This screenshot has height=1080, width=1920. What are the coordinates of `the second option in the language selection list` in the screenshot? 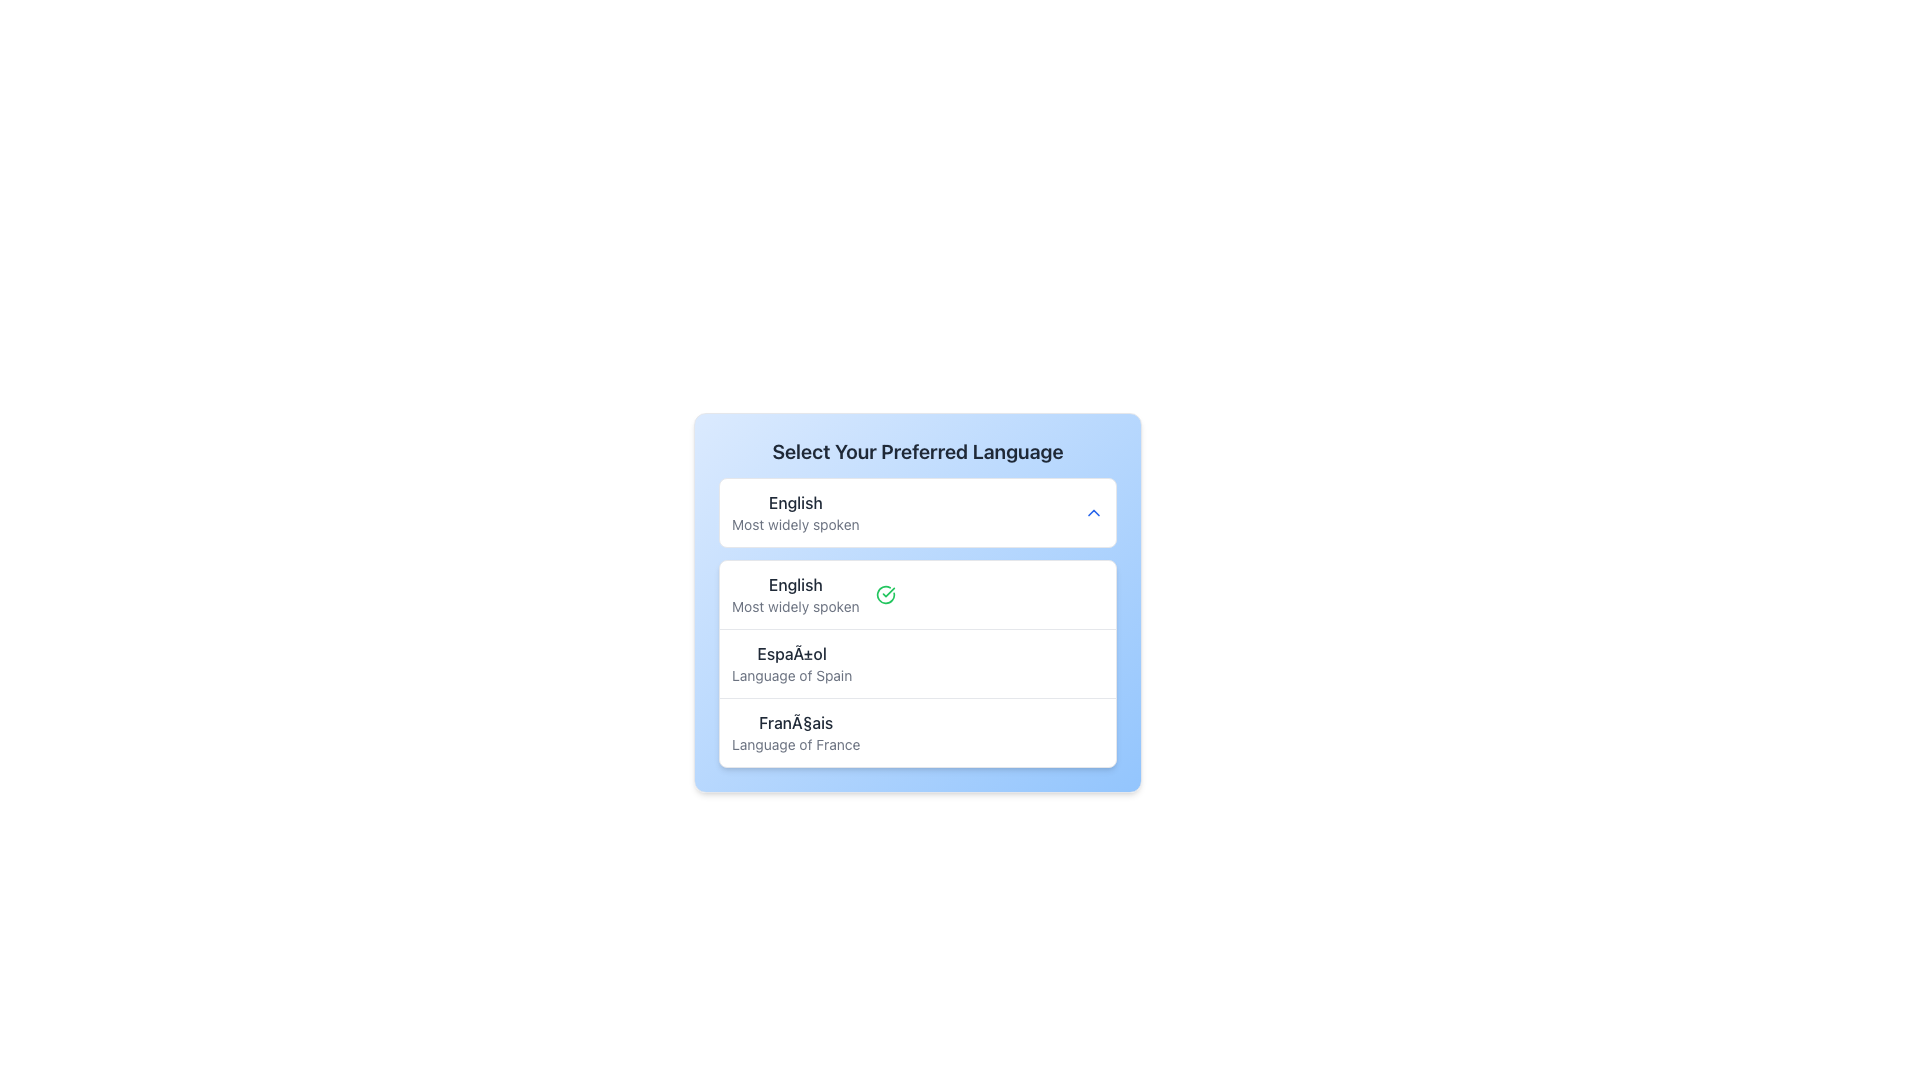 It's located at (916, 663).